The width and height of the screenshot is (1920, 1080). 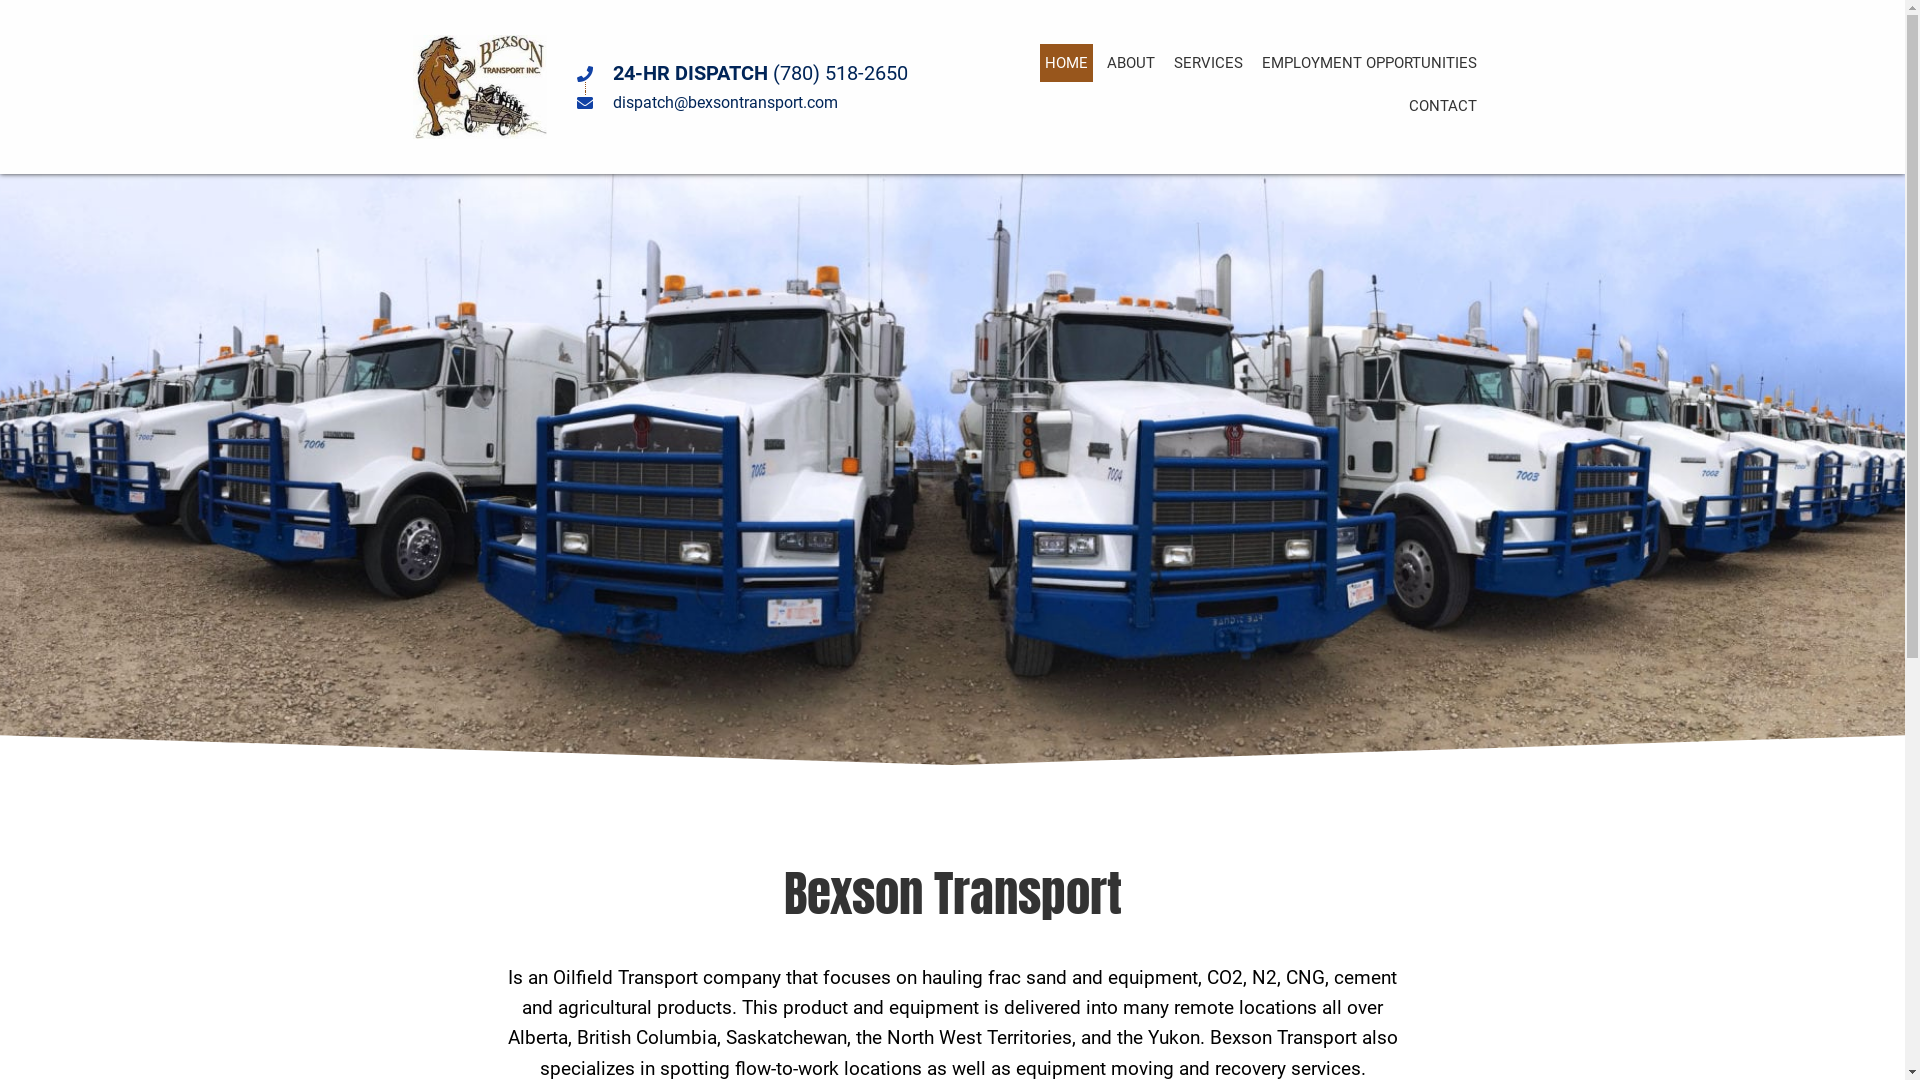 What do you see at coordinates (1207, 61) in the screenshot?
I see `'SERVICES'` at bounding box center [1207, 61].